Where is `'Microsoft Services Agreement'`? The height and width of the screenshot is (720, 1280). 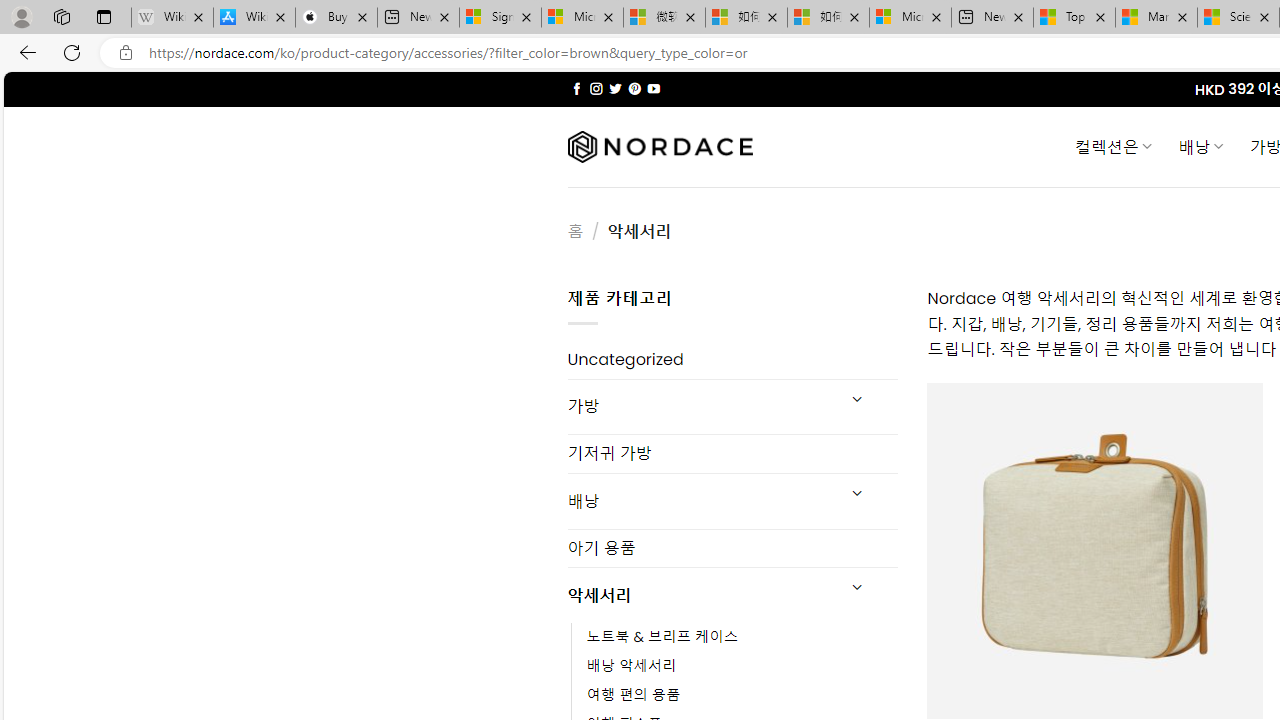 'Microsoft Services Agreement' is located at coordinates (581, 17).